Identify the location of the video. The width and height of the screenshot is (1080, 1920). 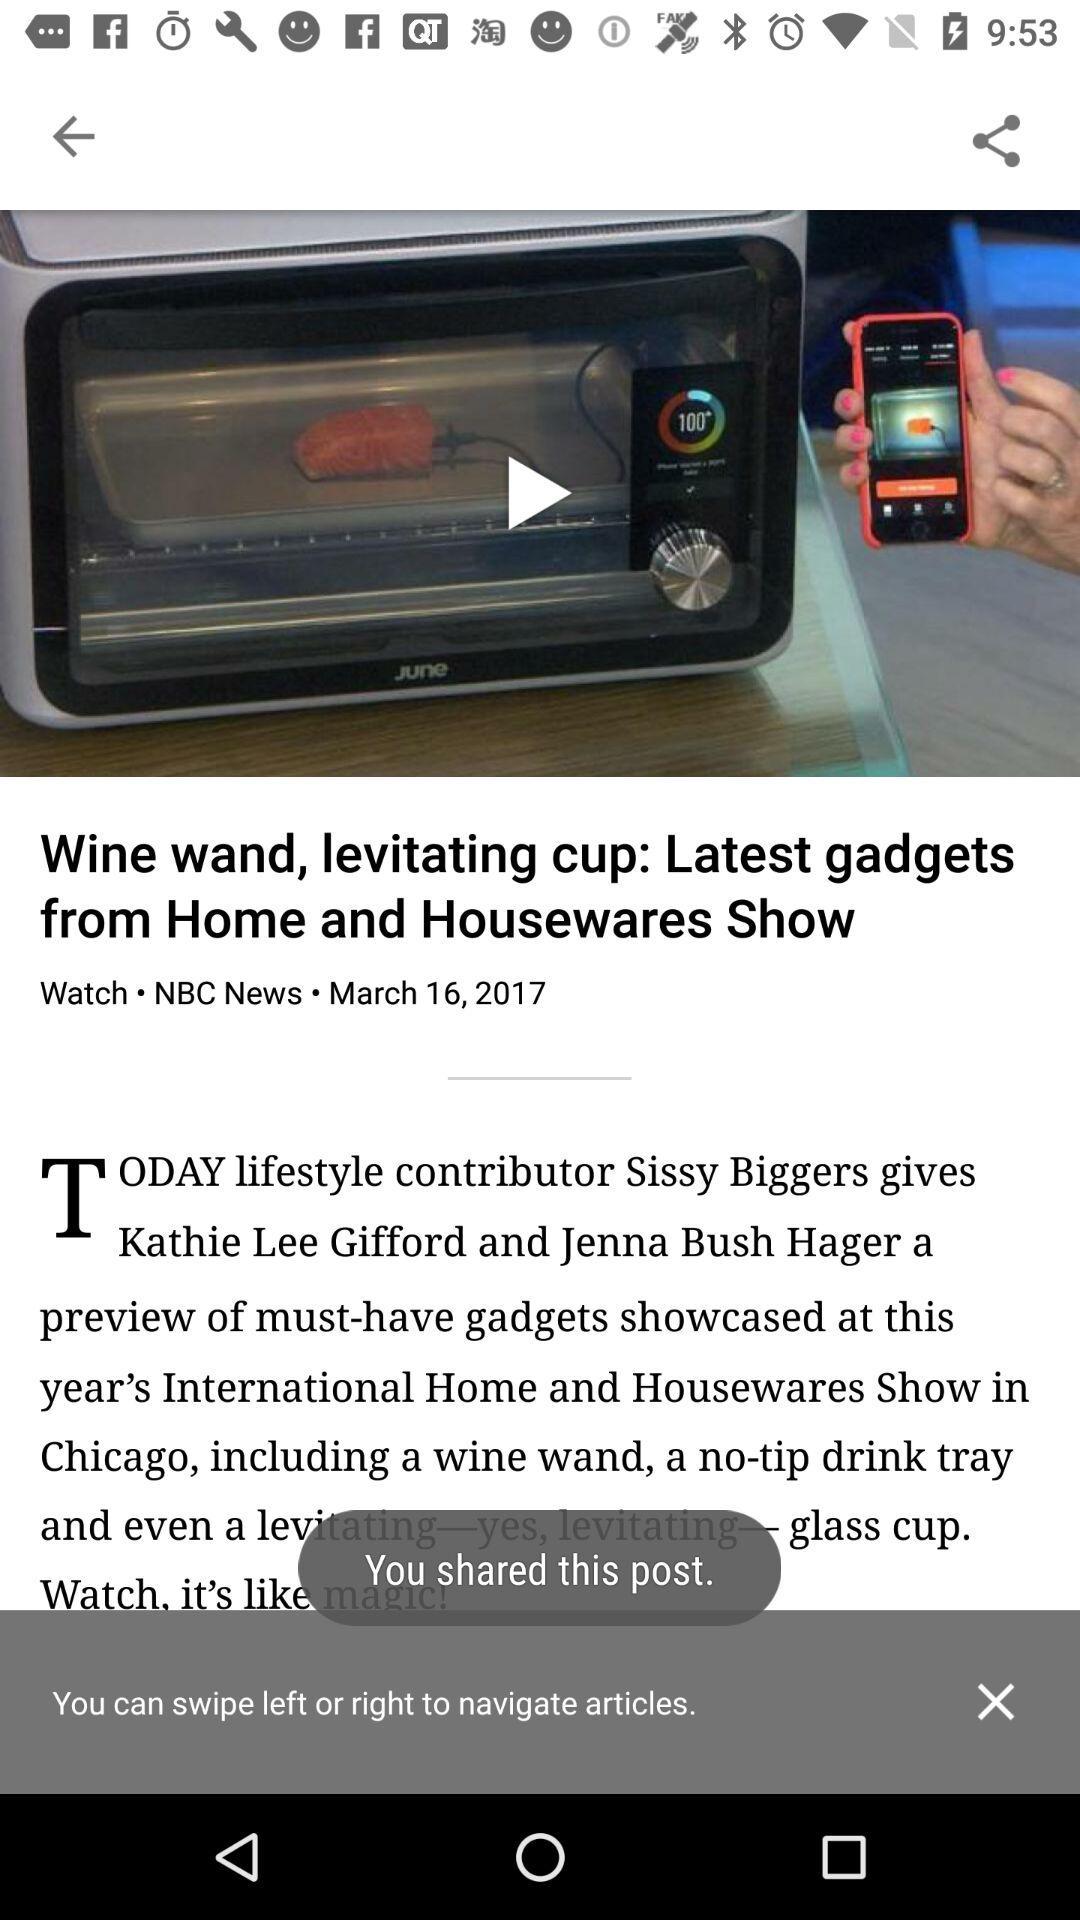
(538, 493).